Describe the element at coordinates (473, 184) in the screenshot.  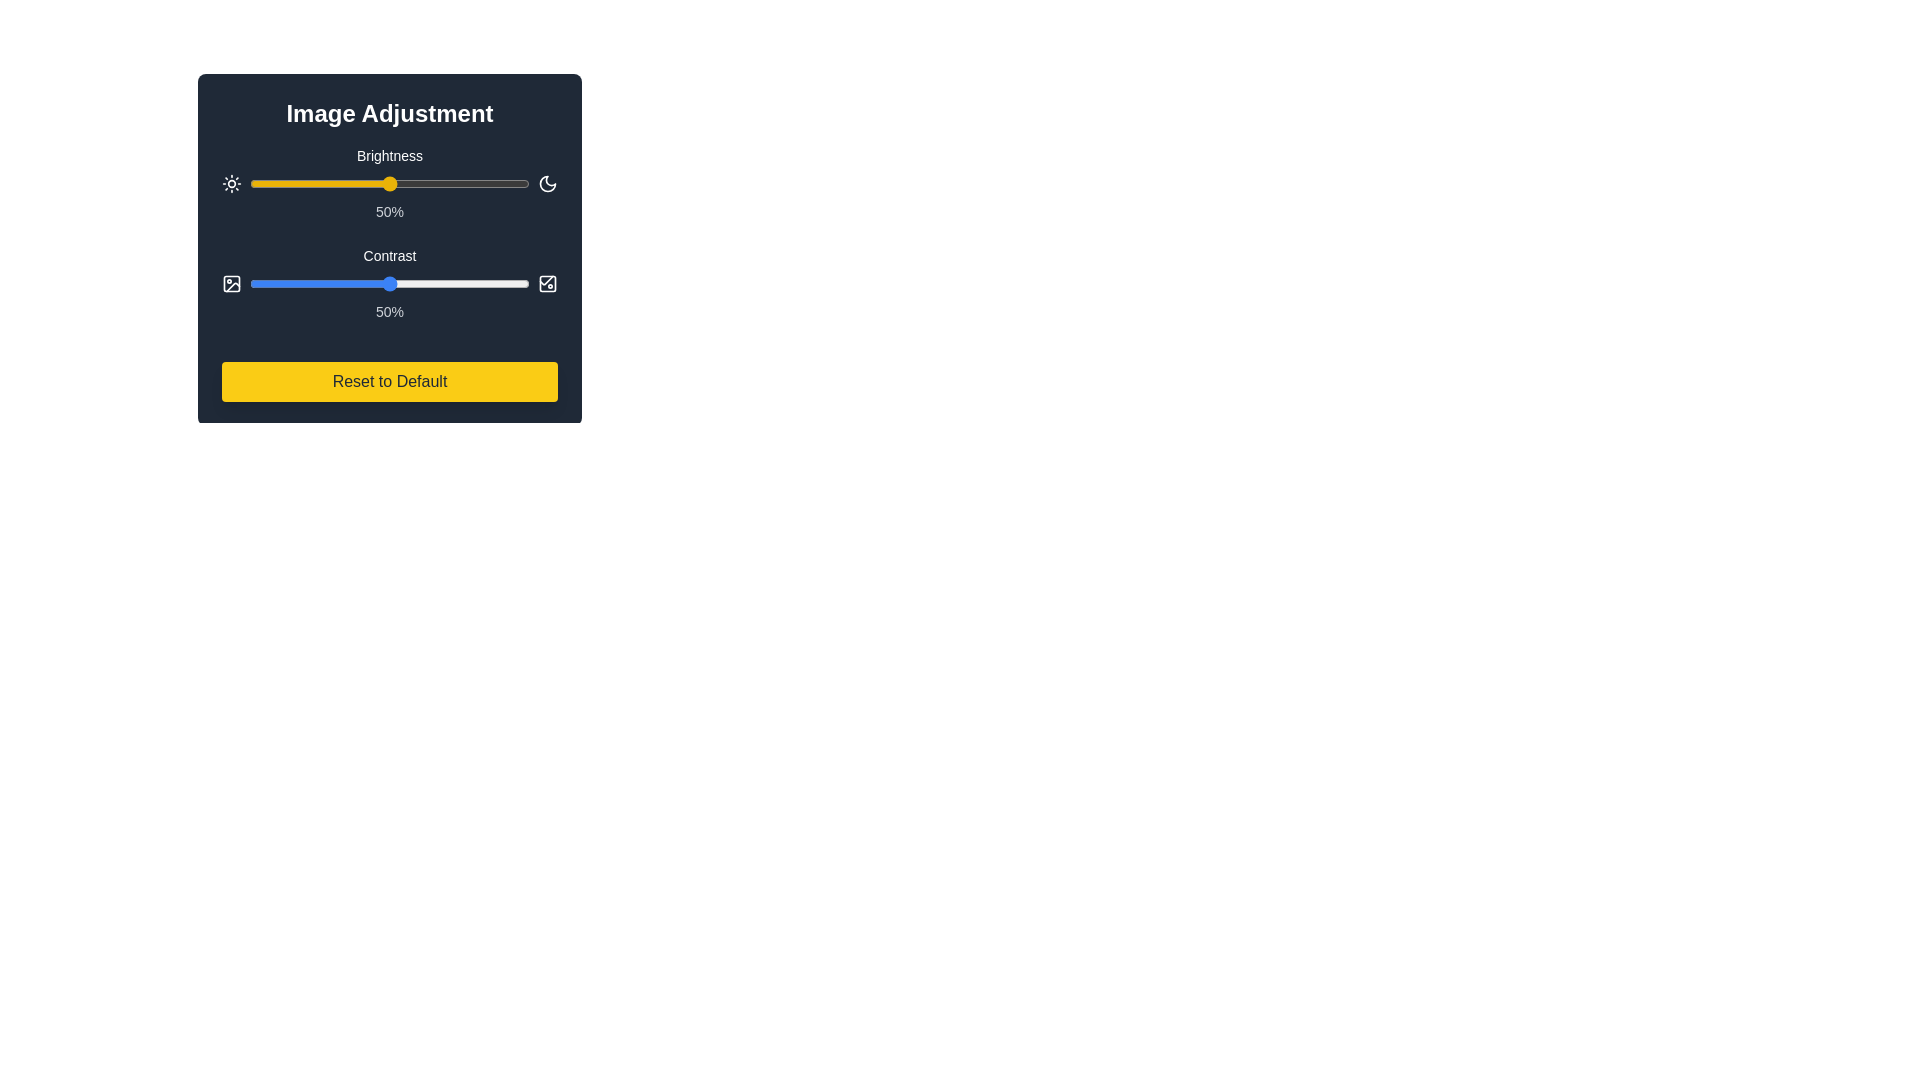
I see `brightness` at that location.